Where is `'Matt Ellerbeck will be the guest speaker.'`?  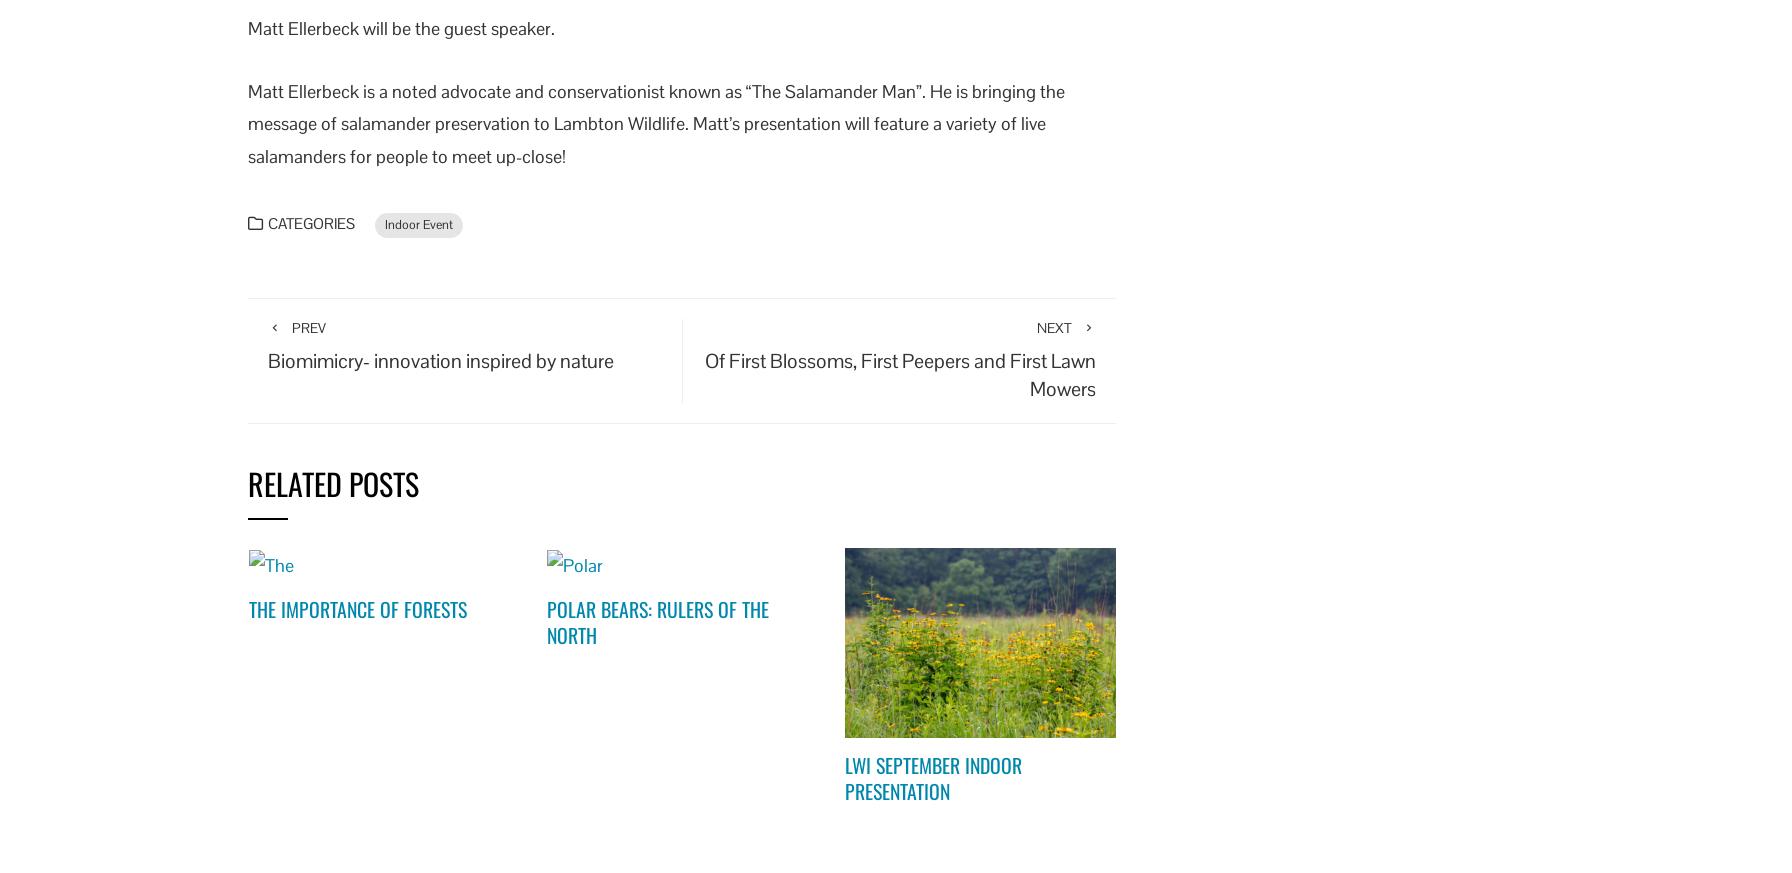
'Matt Ellerbeck will be the guest speaker.' is located at coordinates (248, 27).